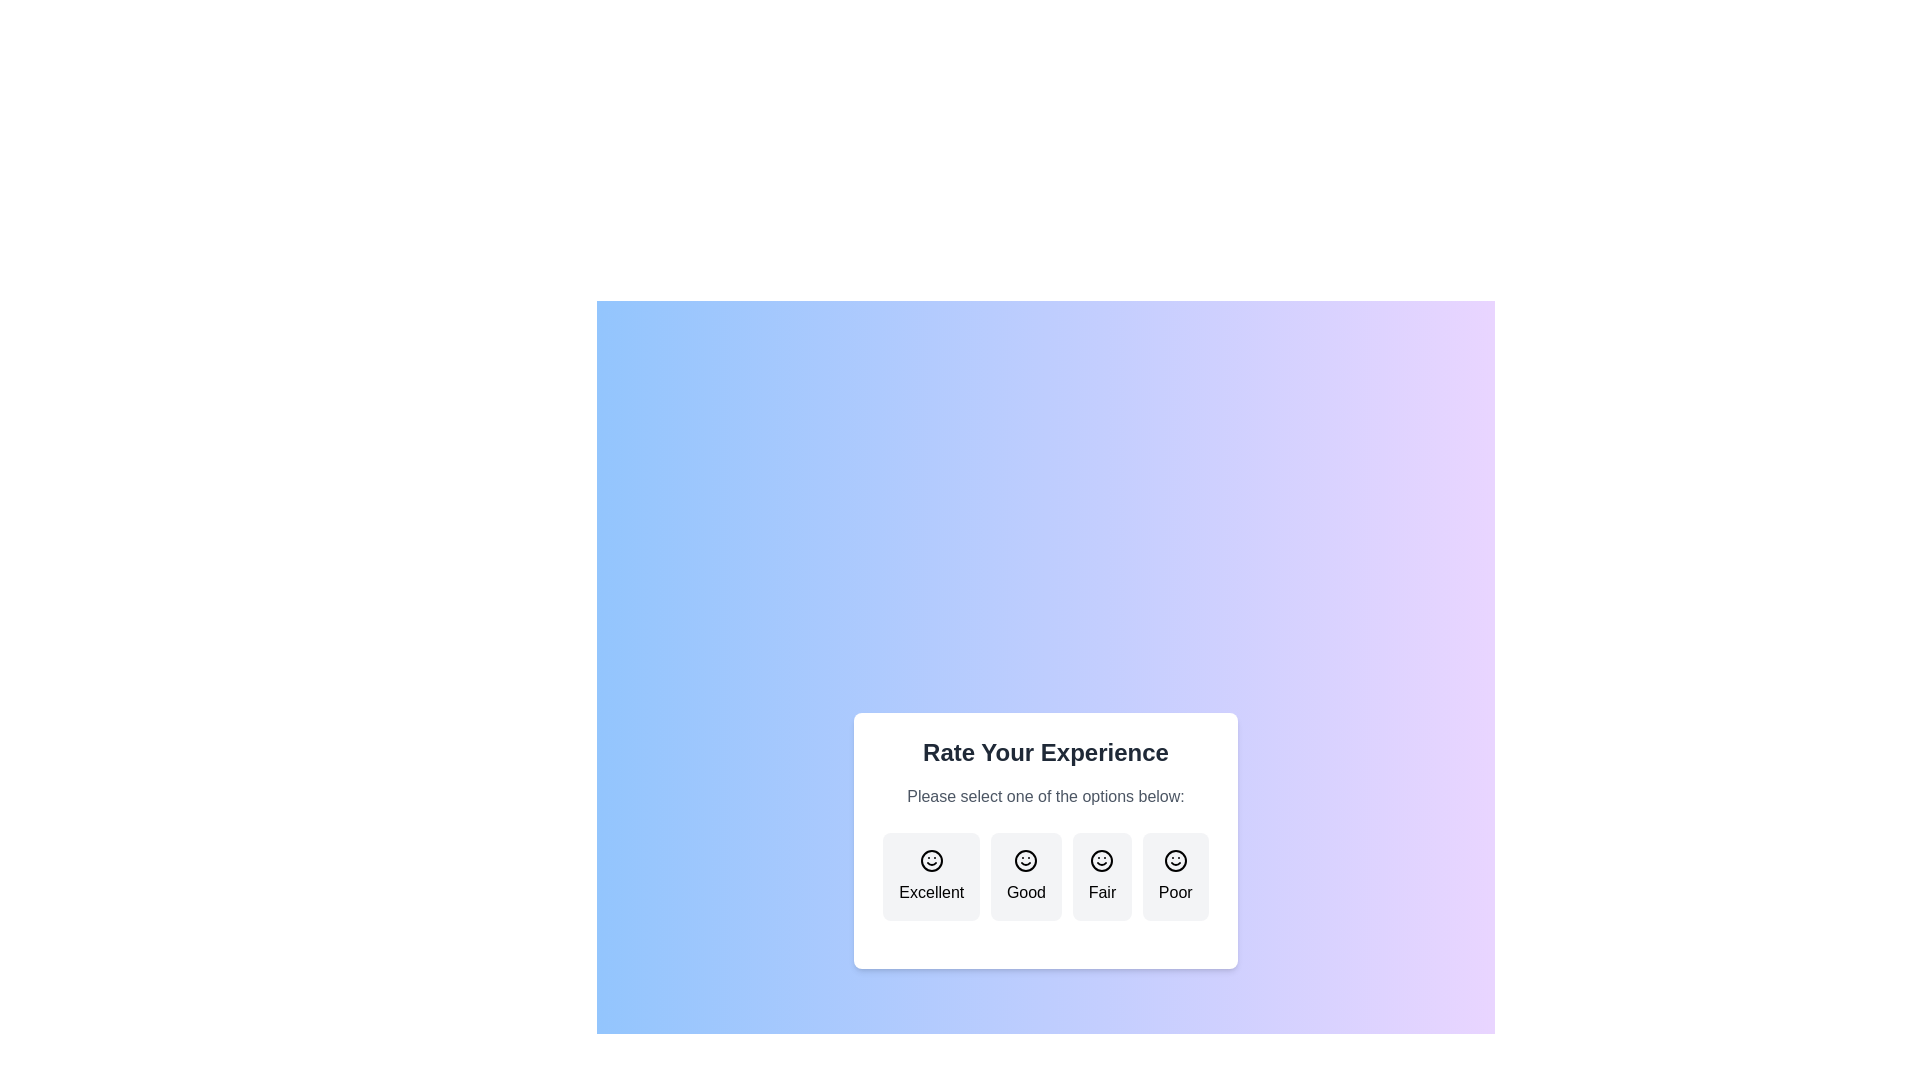 The width and height of the screenshot is (1920, 1080). What do you see at coordinates (1026, 859) in the screenshot?
I see `the circular SVG shape that defines the face in the smiley icon representing the 'Good' rating choice, which is the second icon from the left in a group of four options` at bounding box center [1026, 859].